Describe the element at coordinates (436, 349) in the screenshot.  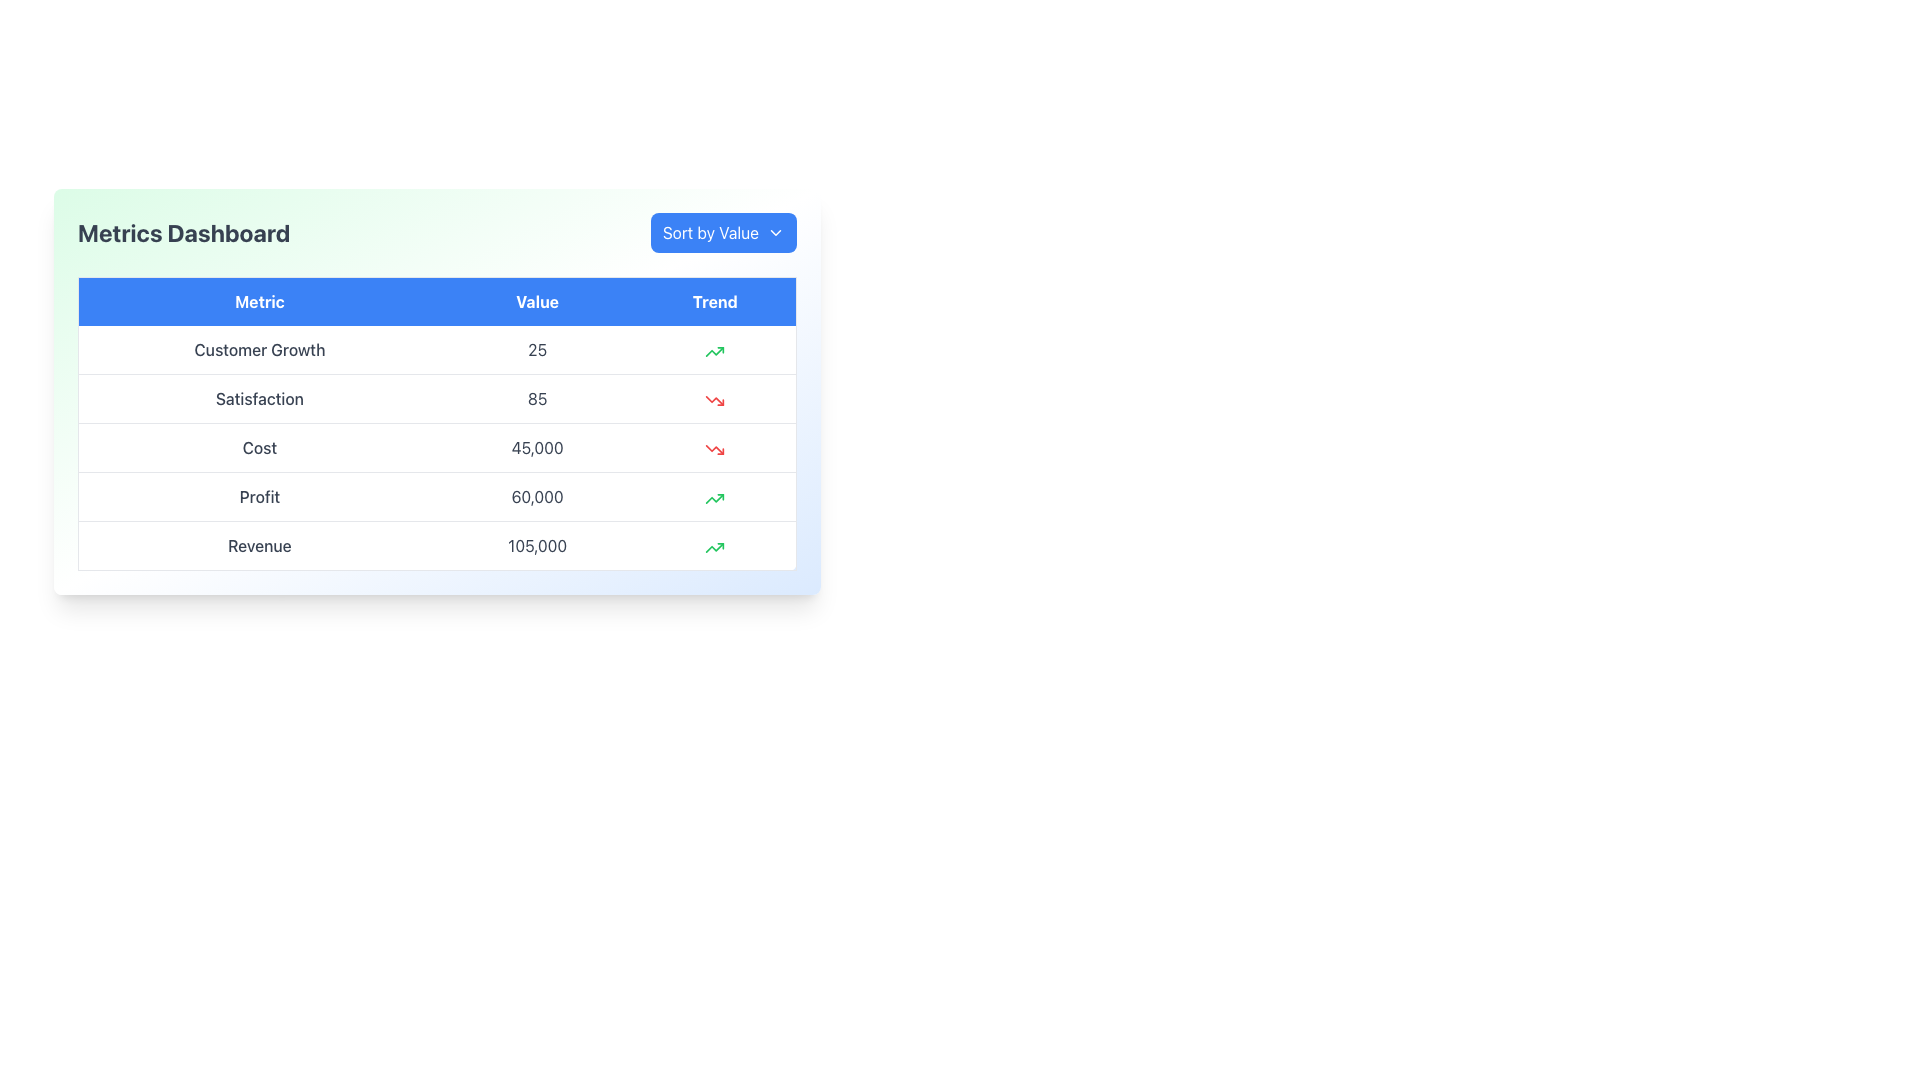
I see `the first table row displaying 'Customer Growth'` at that location.